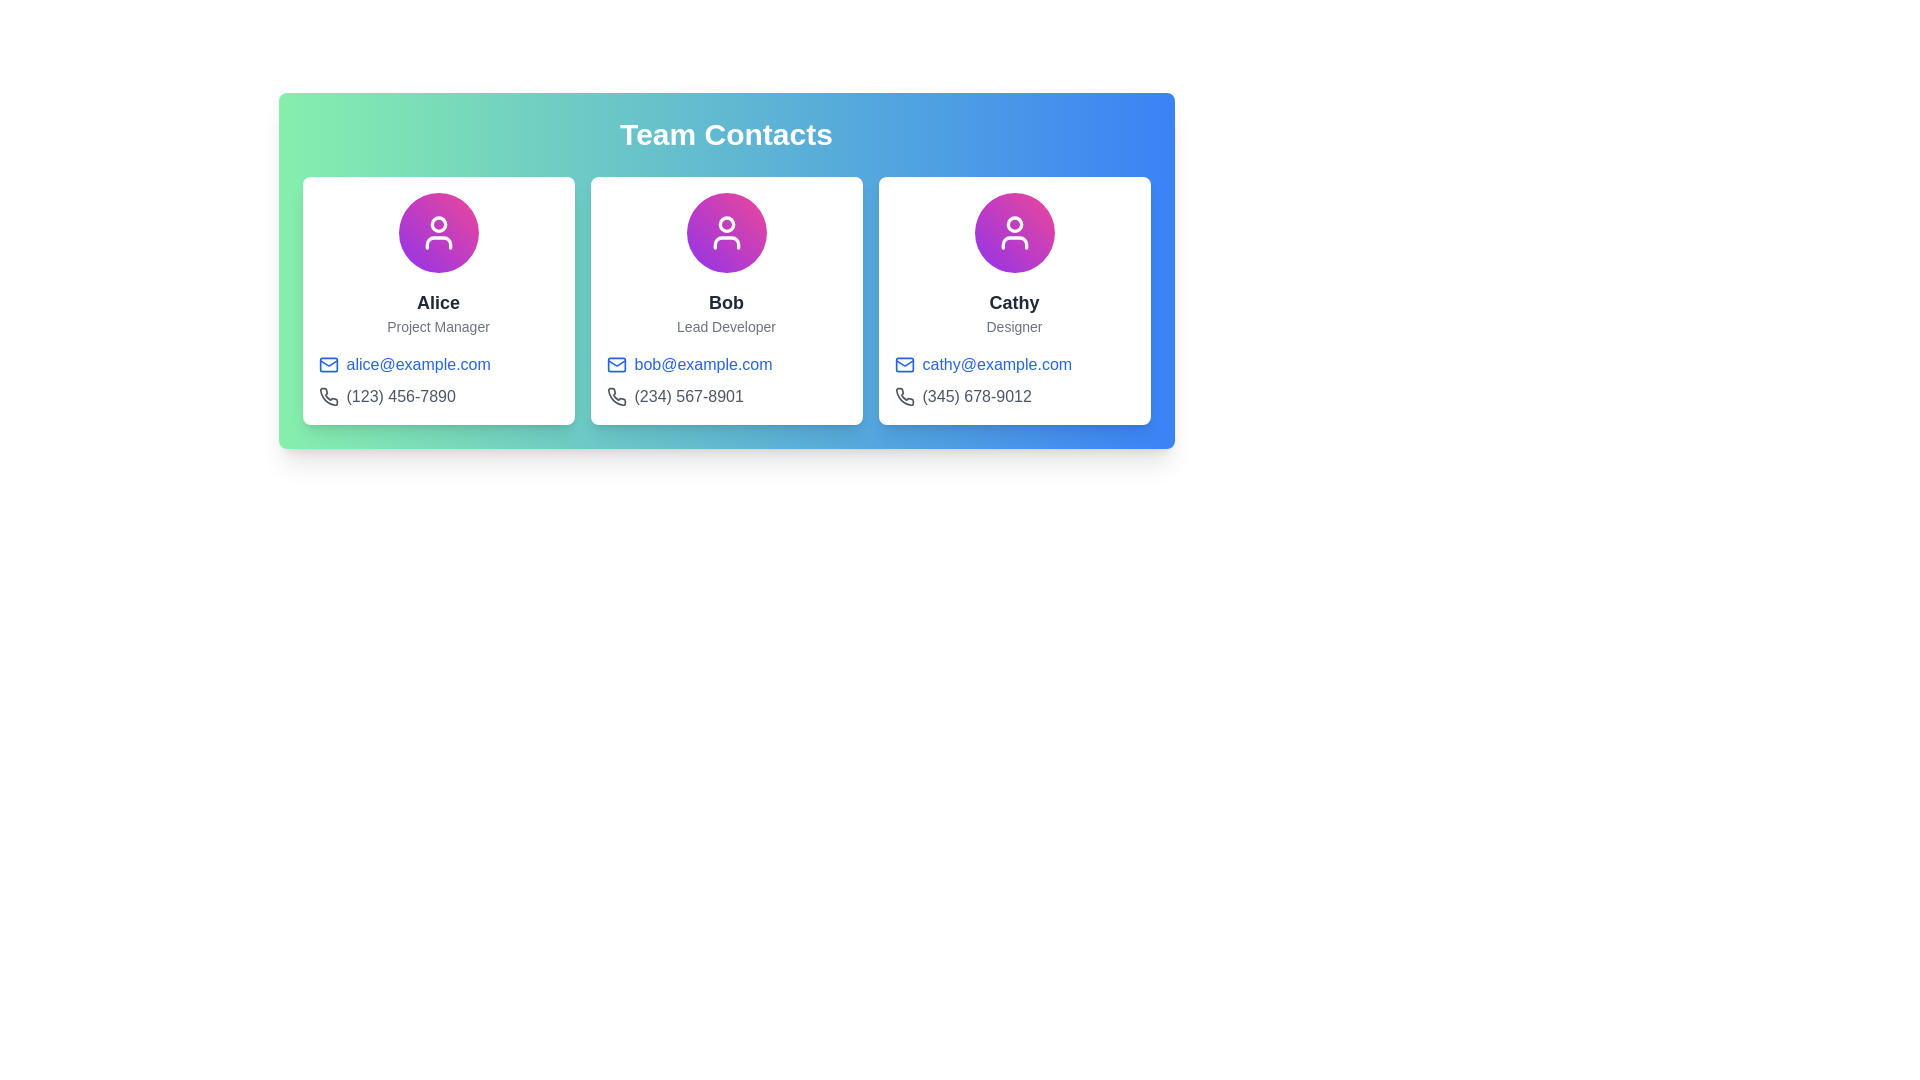  I want to click on the phone icon styled in a rounded stroke design located in Cathy's contact card, adjacent to her contact information, so click(903, 397).